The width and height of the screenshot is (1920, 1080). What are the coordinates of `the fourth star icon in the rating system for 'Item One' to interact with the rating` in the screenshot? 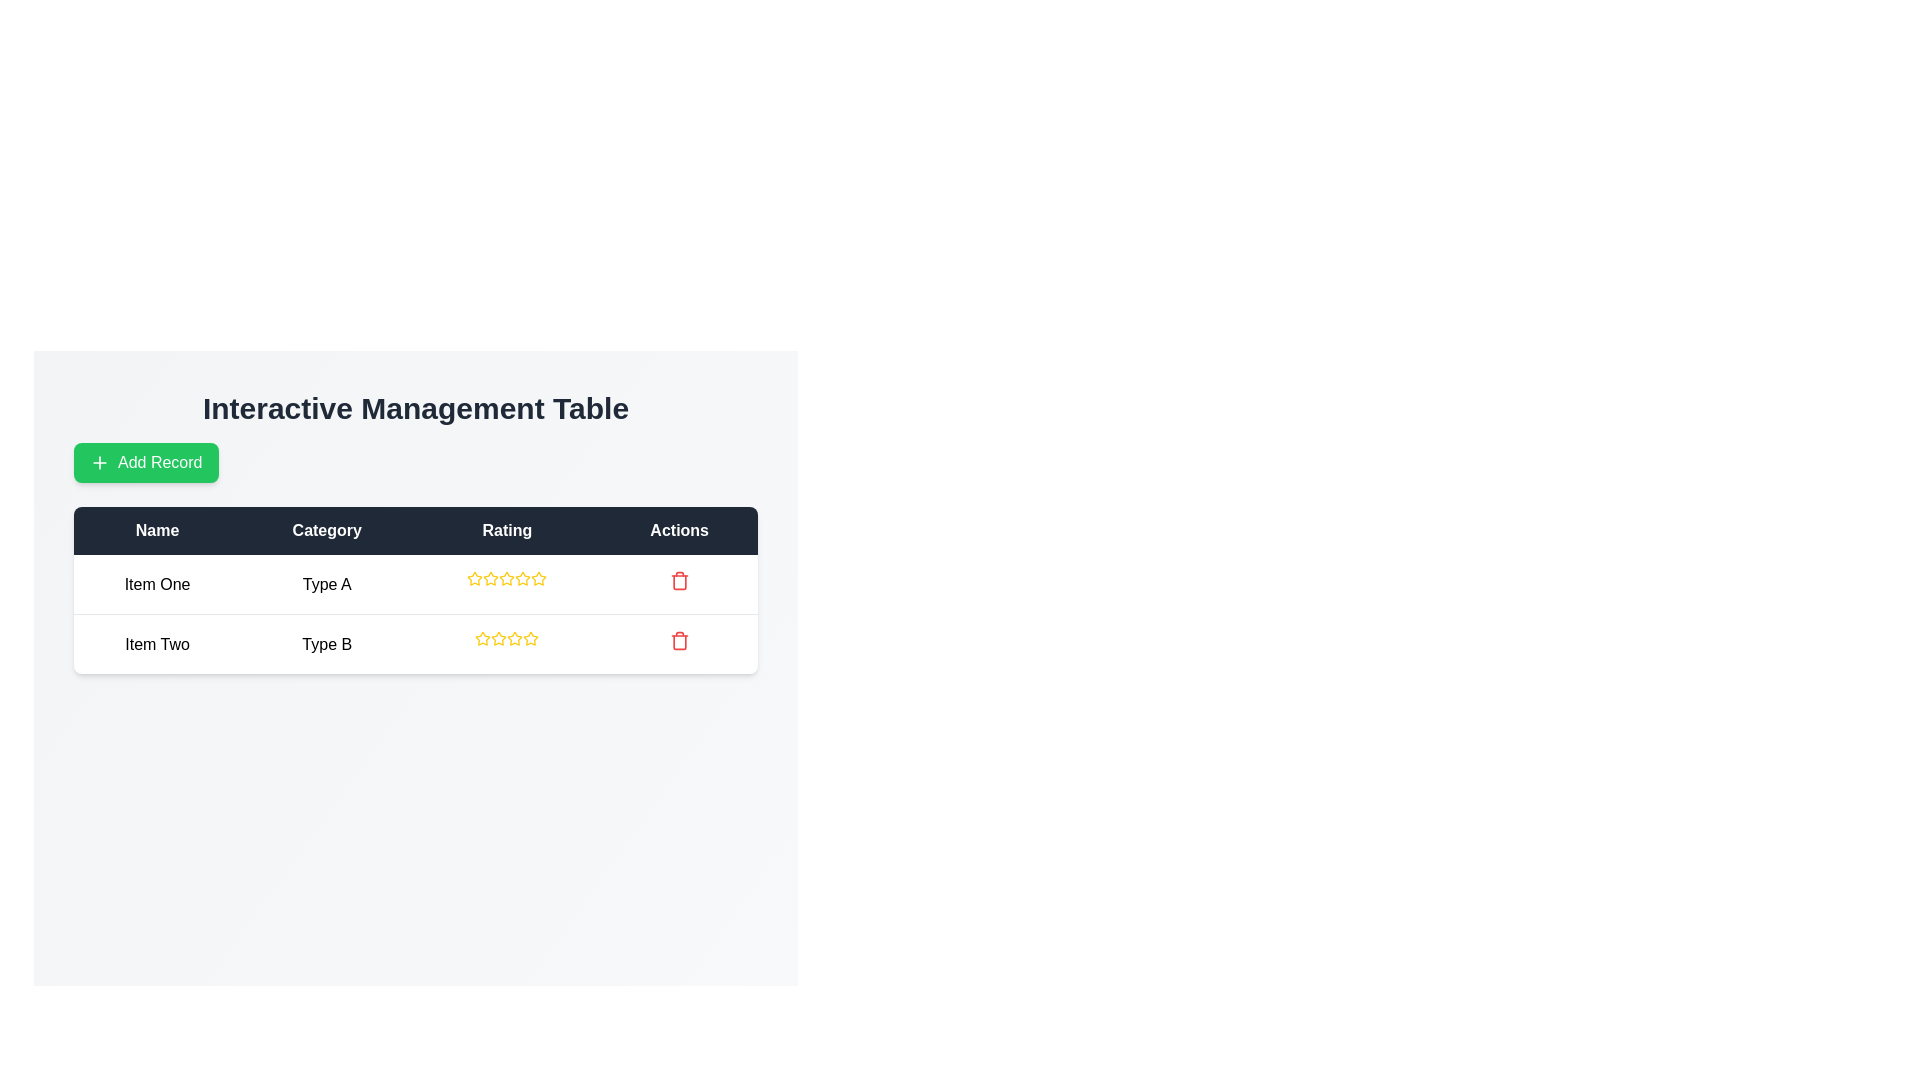 It's located at (507, 578).